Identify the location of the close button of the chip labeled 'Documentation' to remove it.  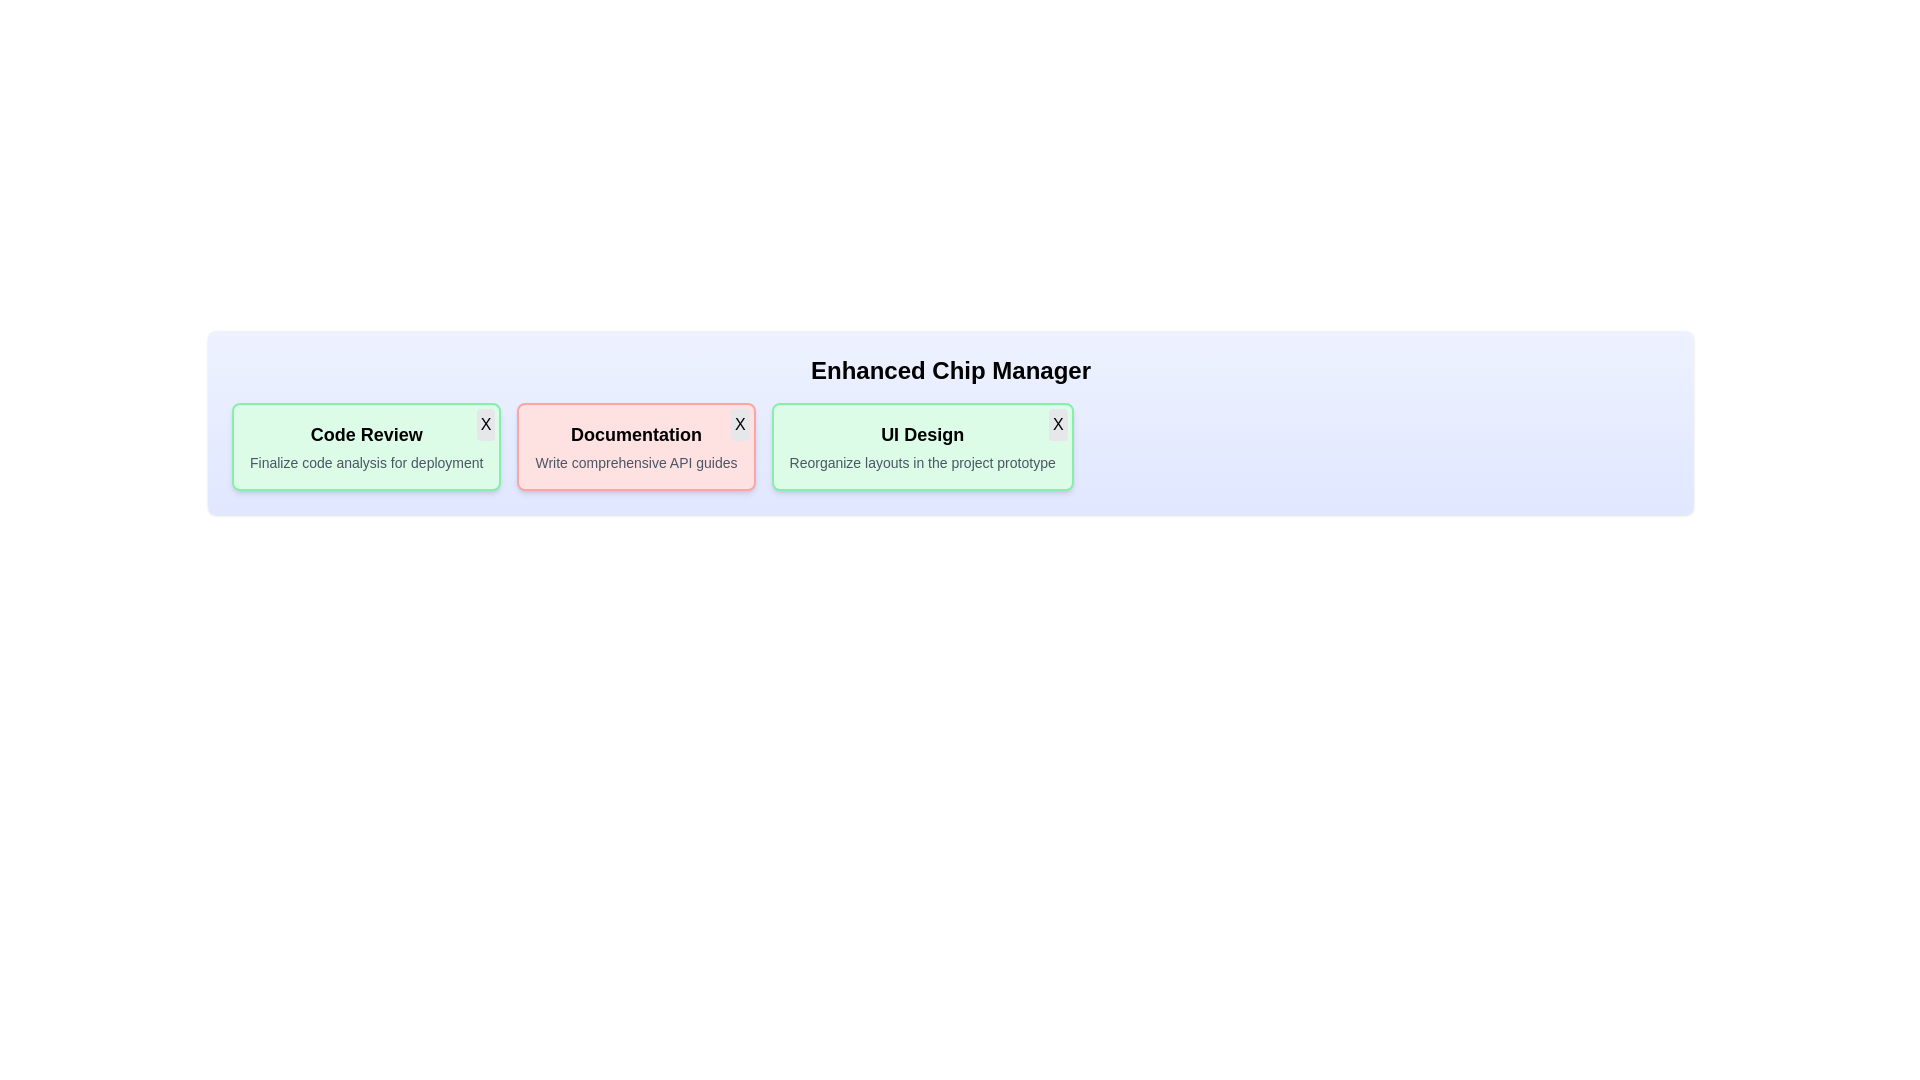
(738, 423).